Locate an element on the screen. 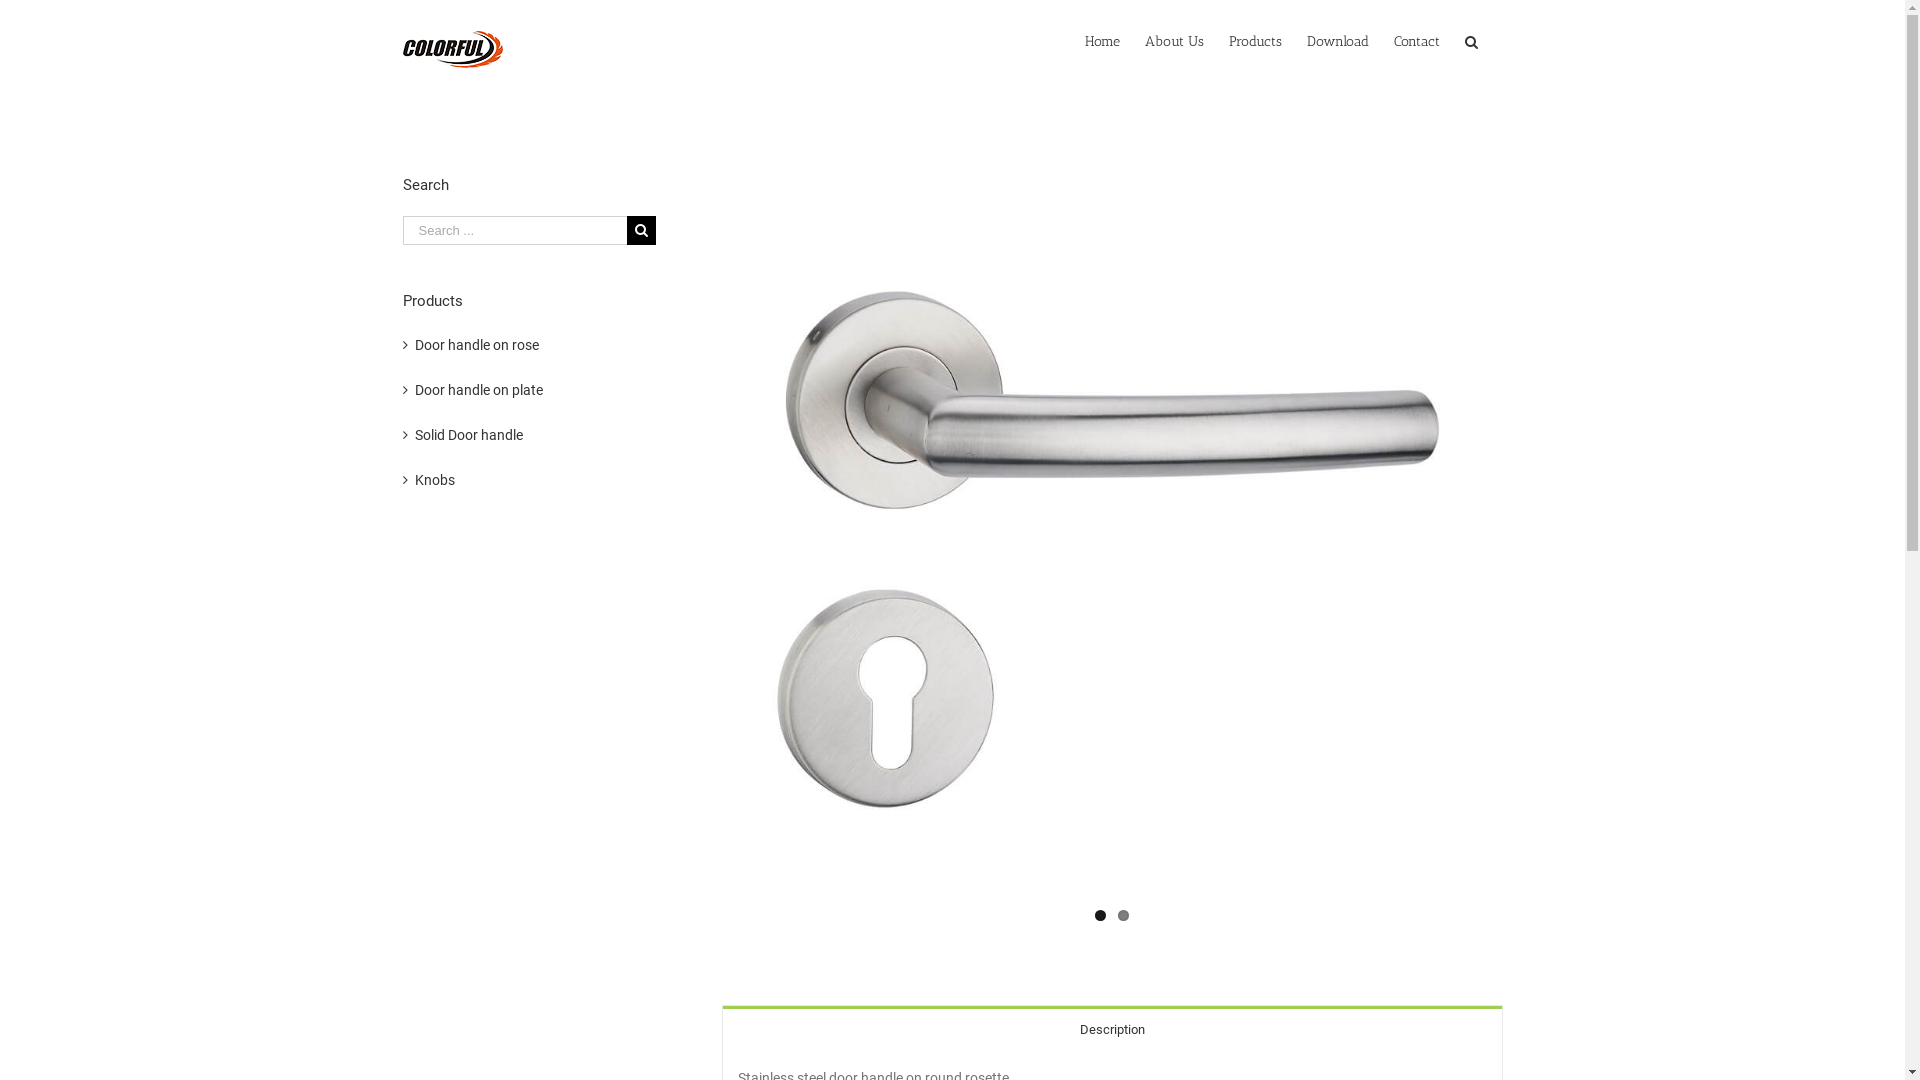 This screenshot has width=1920, height=1080. 'Download' is located at coordinates (1337, 42).